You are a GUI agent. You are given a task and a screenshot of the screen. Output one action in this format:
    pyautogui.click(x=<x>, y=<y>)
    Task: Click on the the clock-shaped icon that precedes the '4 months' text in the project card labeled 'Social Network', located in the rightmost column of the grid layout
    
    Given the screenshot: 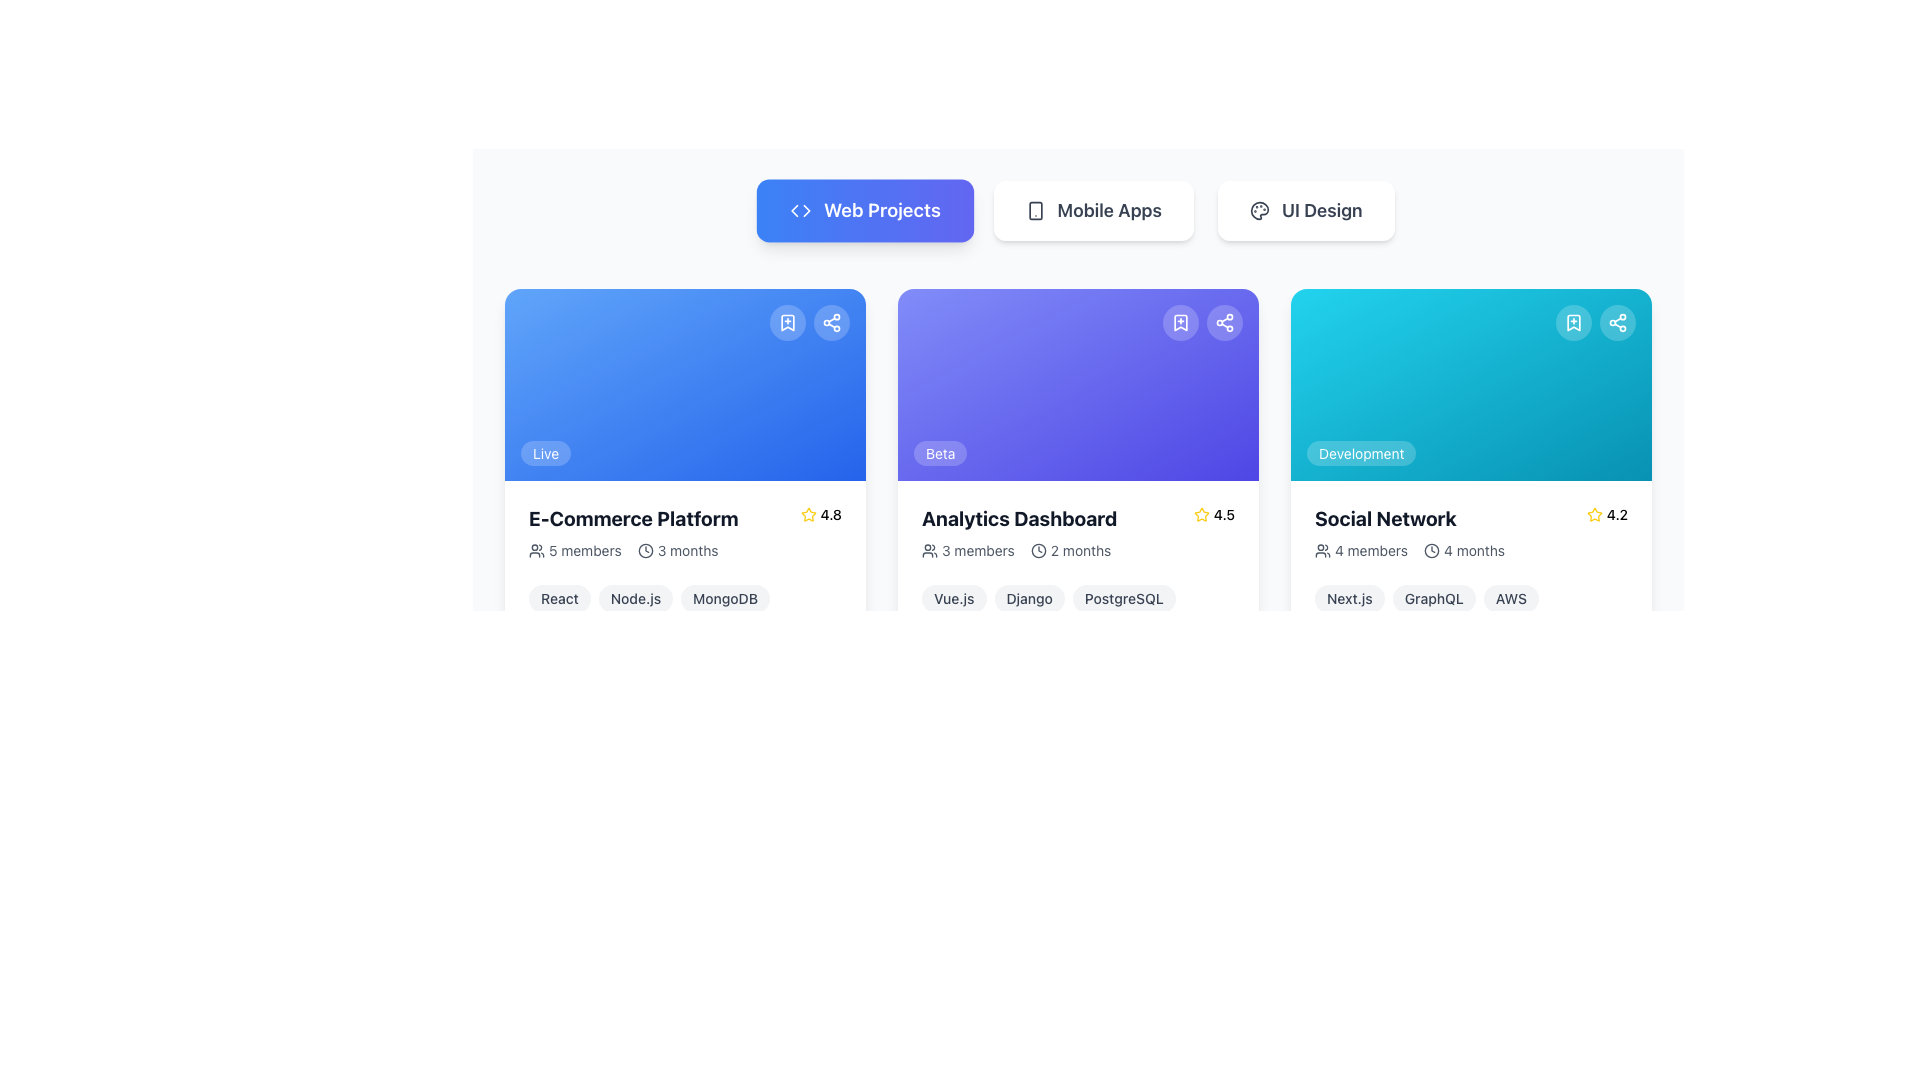 What is the action you would take?
    pyautogui.click(x=1431, y=551)
    